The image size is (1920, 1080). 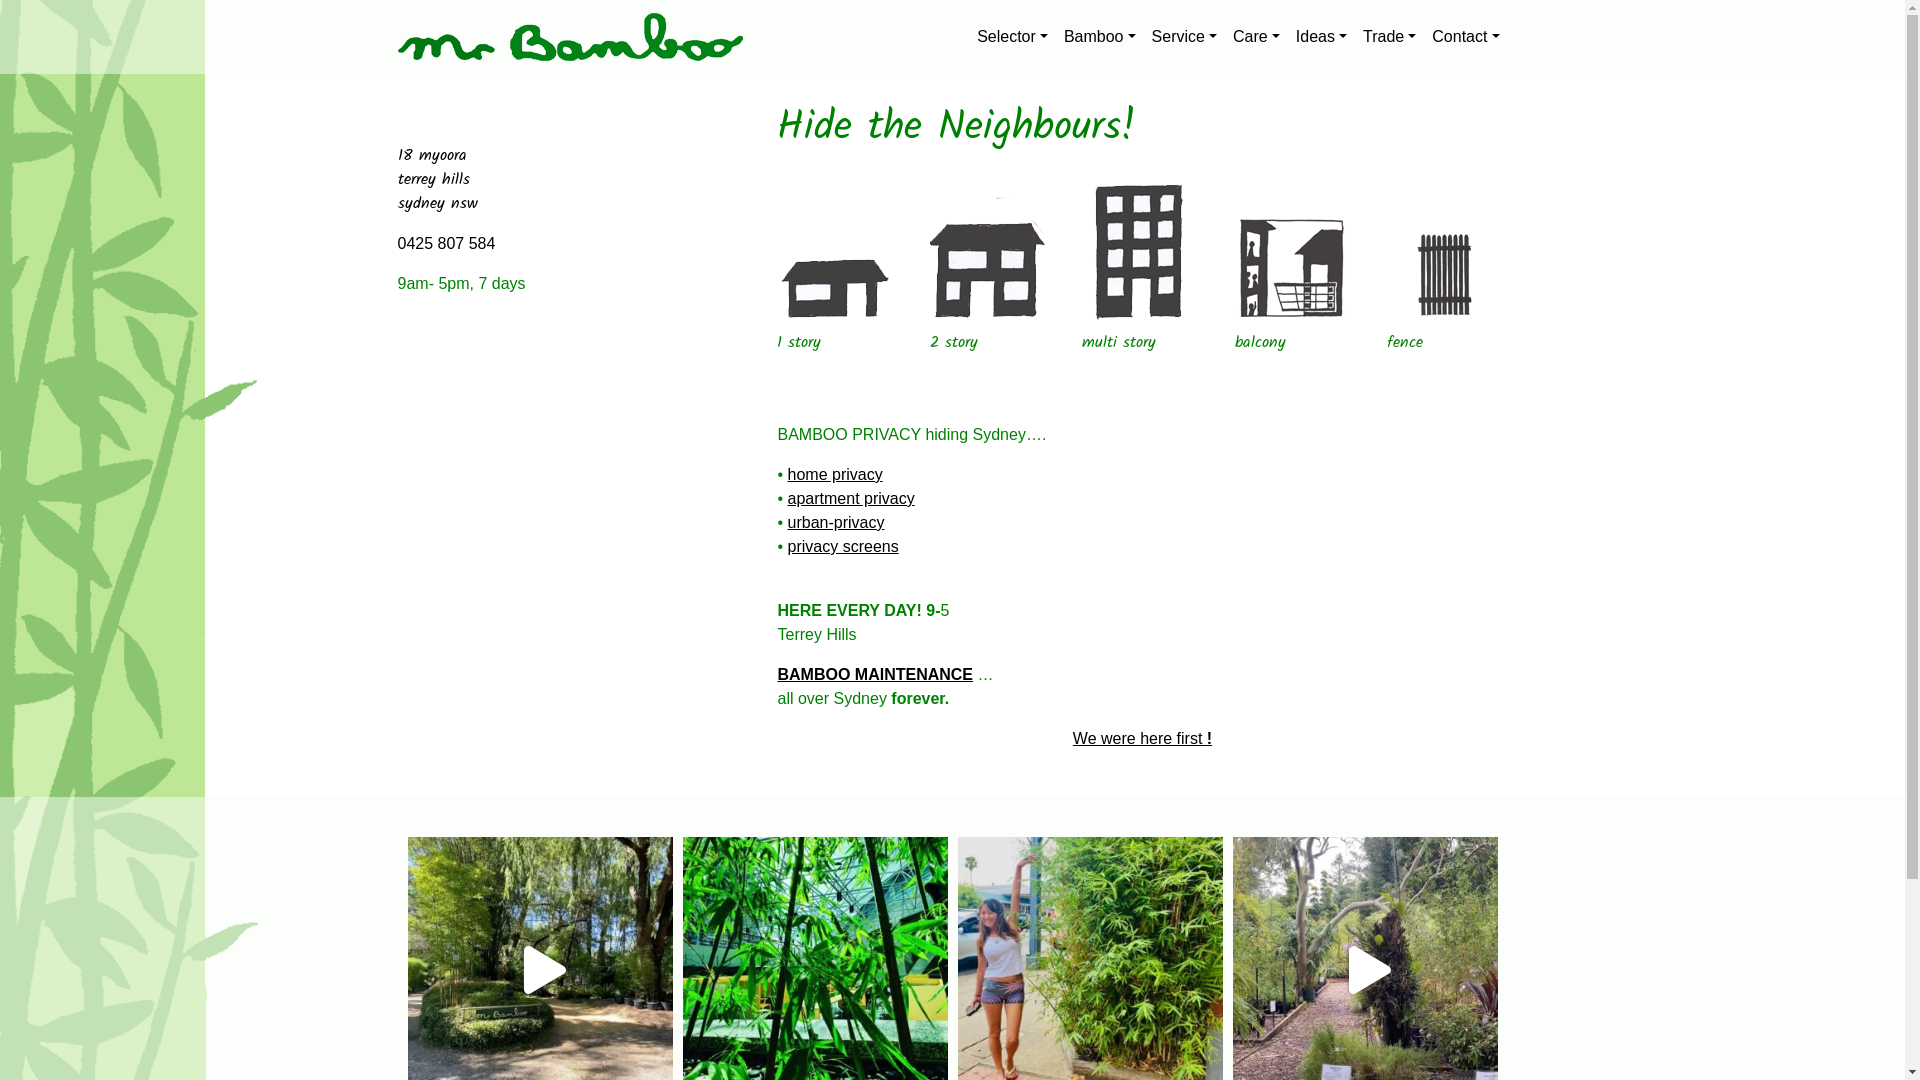 I want to click on 'Selector', so click(x=1012, y=37).